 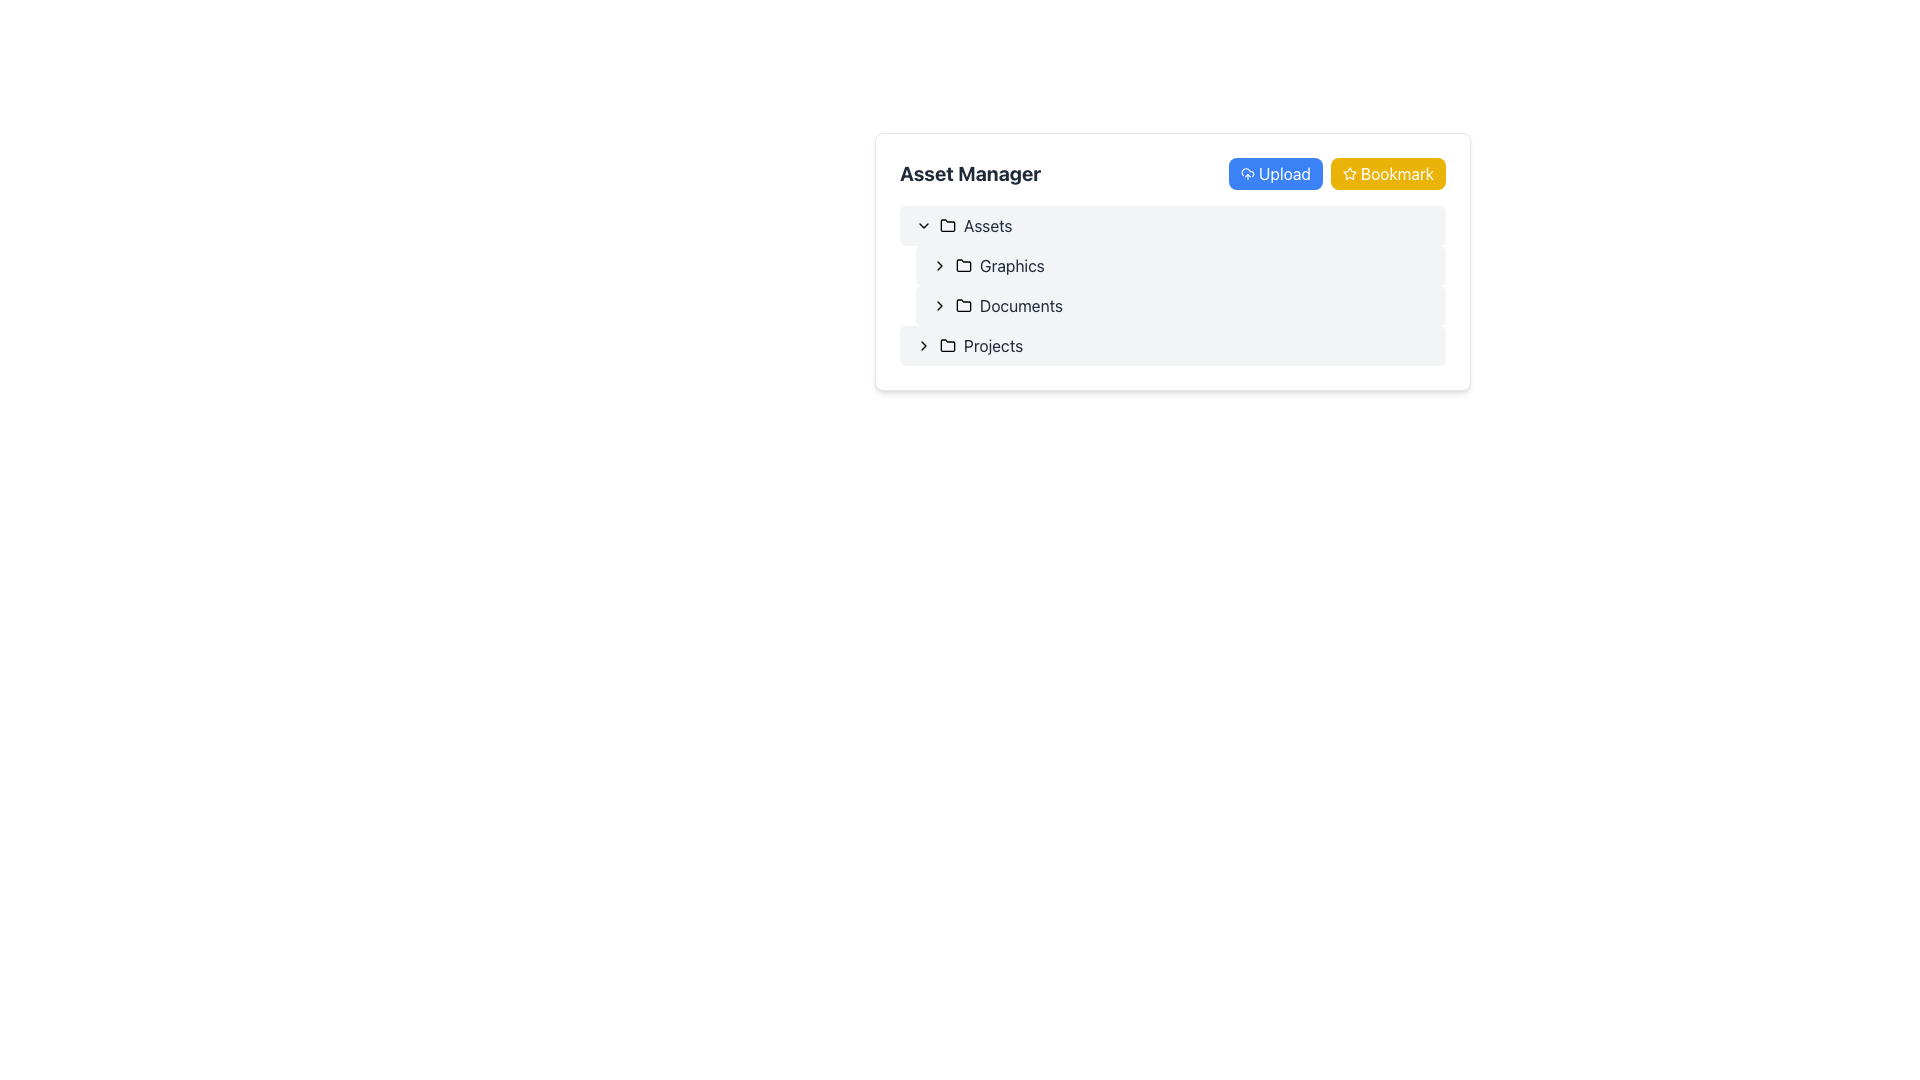 What do you see at coordinates (939, 265) in the screenshot?
I see `the chevron icon styled as a right-pointing arrow next to the text 'Graphics'` at bounding box center [939, 265].